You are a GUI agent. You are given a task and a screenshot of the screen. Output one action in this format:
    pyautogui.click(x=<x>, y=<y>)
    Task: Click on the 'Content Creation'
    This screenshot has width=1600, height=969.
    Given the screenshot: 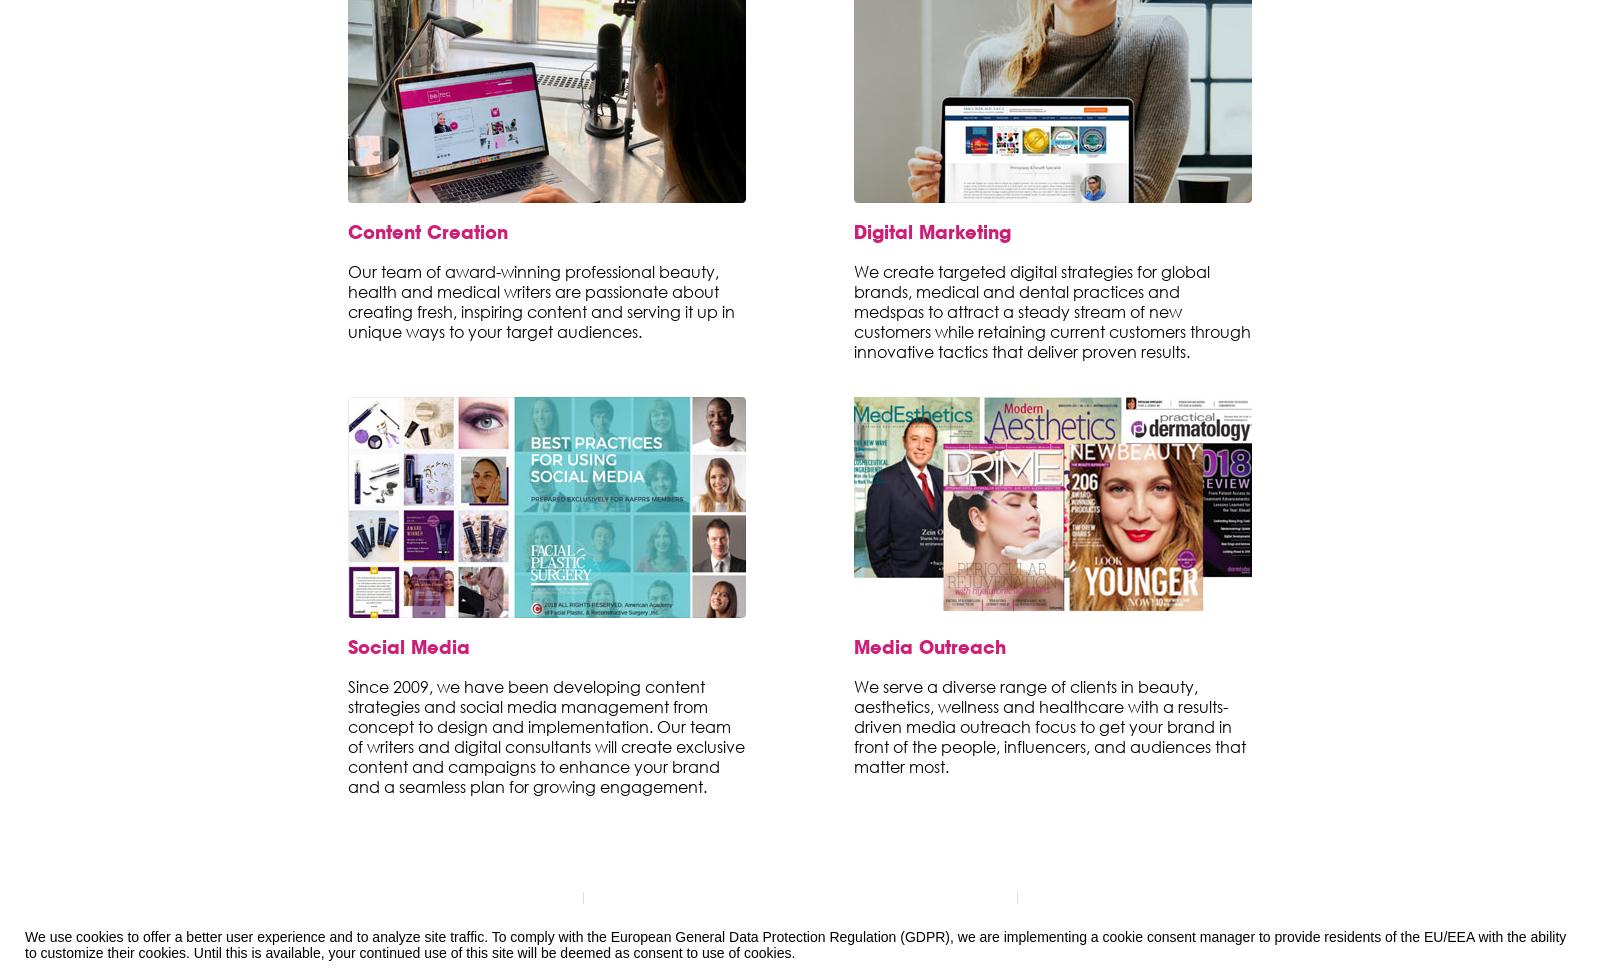 What is the action you would take?
    pyautogui.click(x=427, y=230)
    